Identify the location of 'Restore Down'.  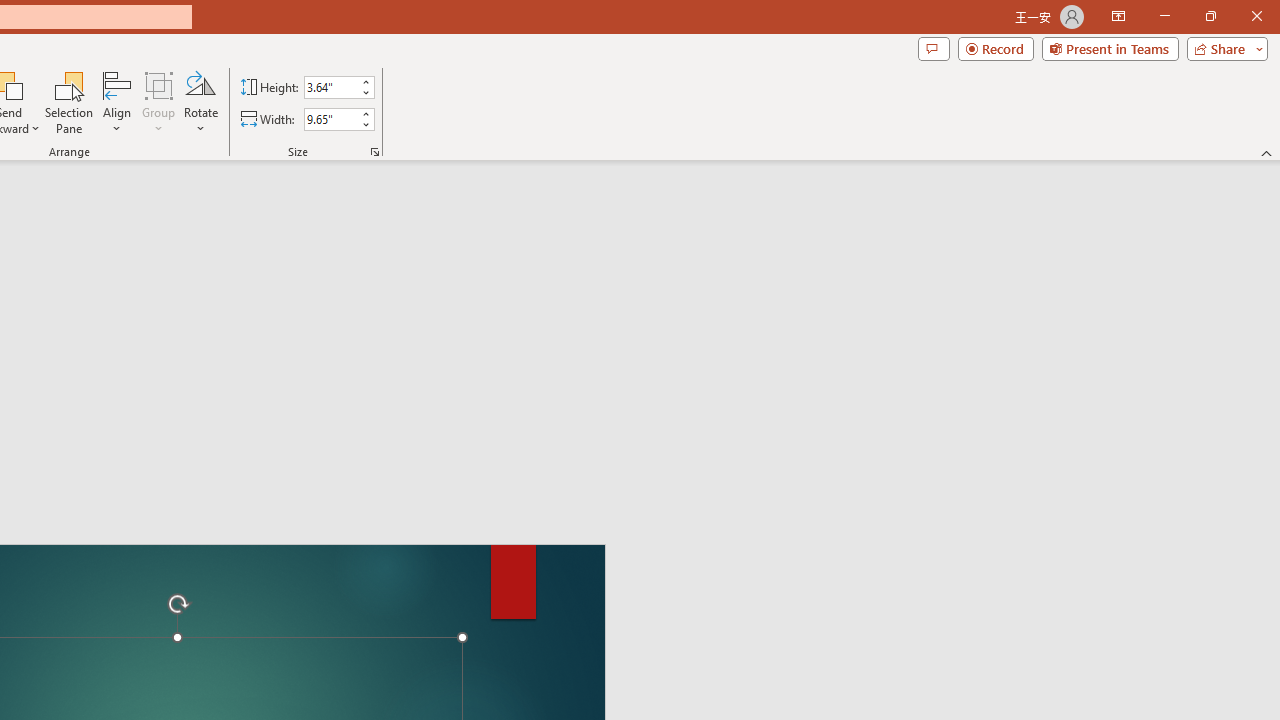
(1209, 16).